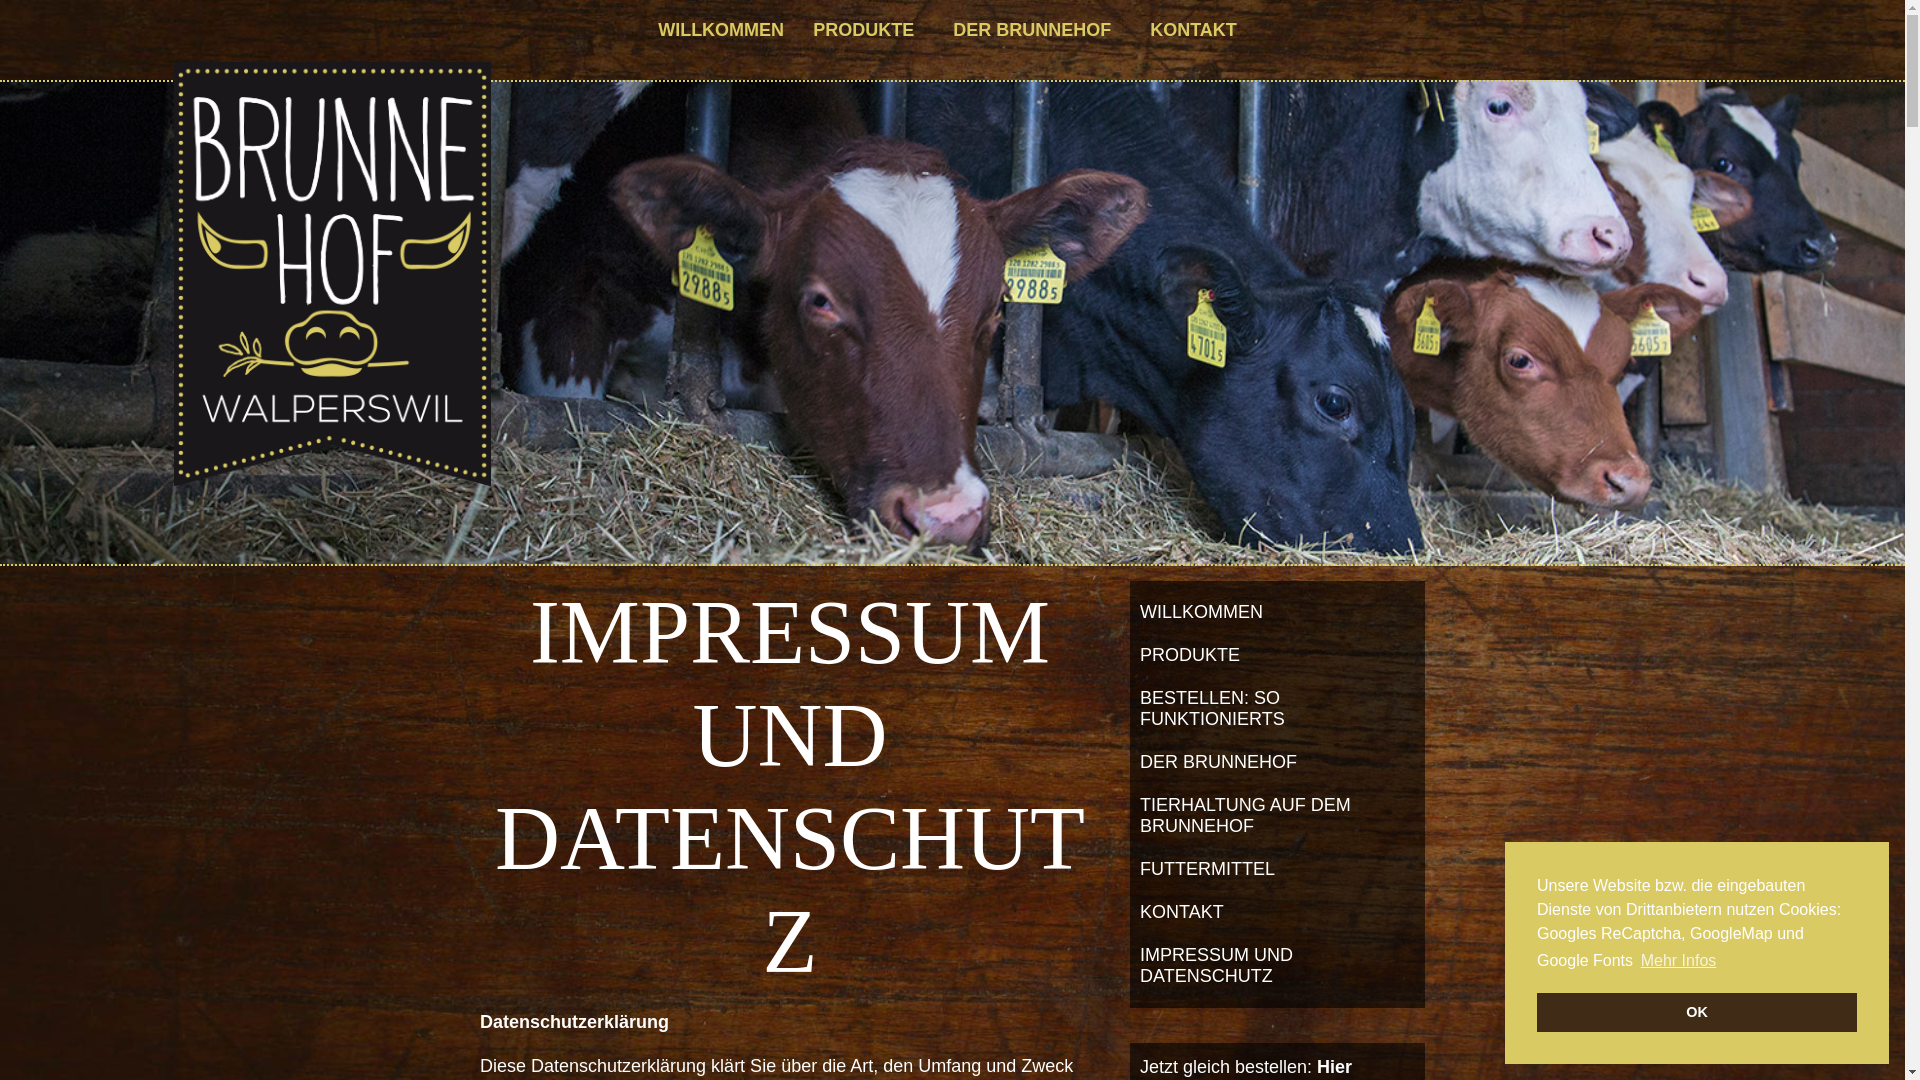 The width and height of the screenshot is (1920, 1080). What do you see at coordinates (1140, 655) in the screenshot?
I see `'PRODUKTE'` at bounding box center [1140, 655].